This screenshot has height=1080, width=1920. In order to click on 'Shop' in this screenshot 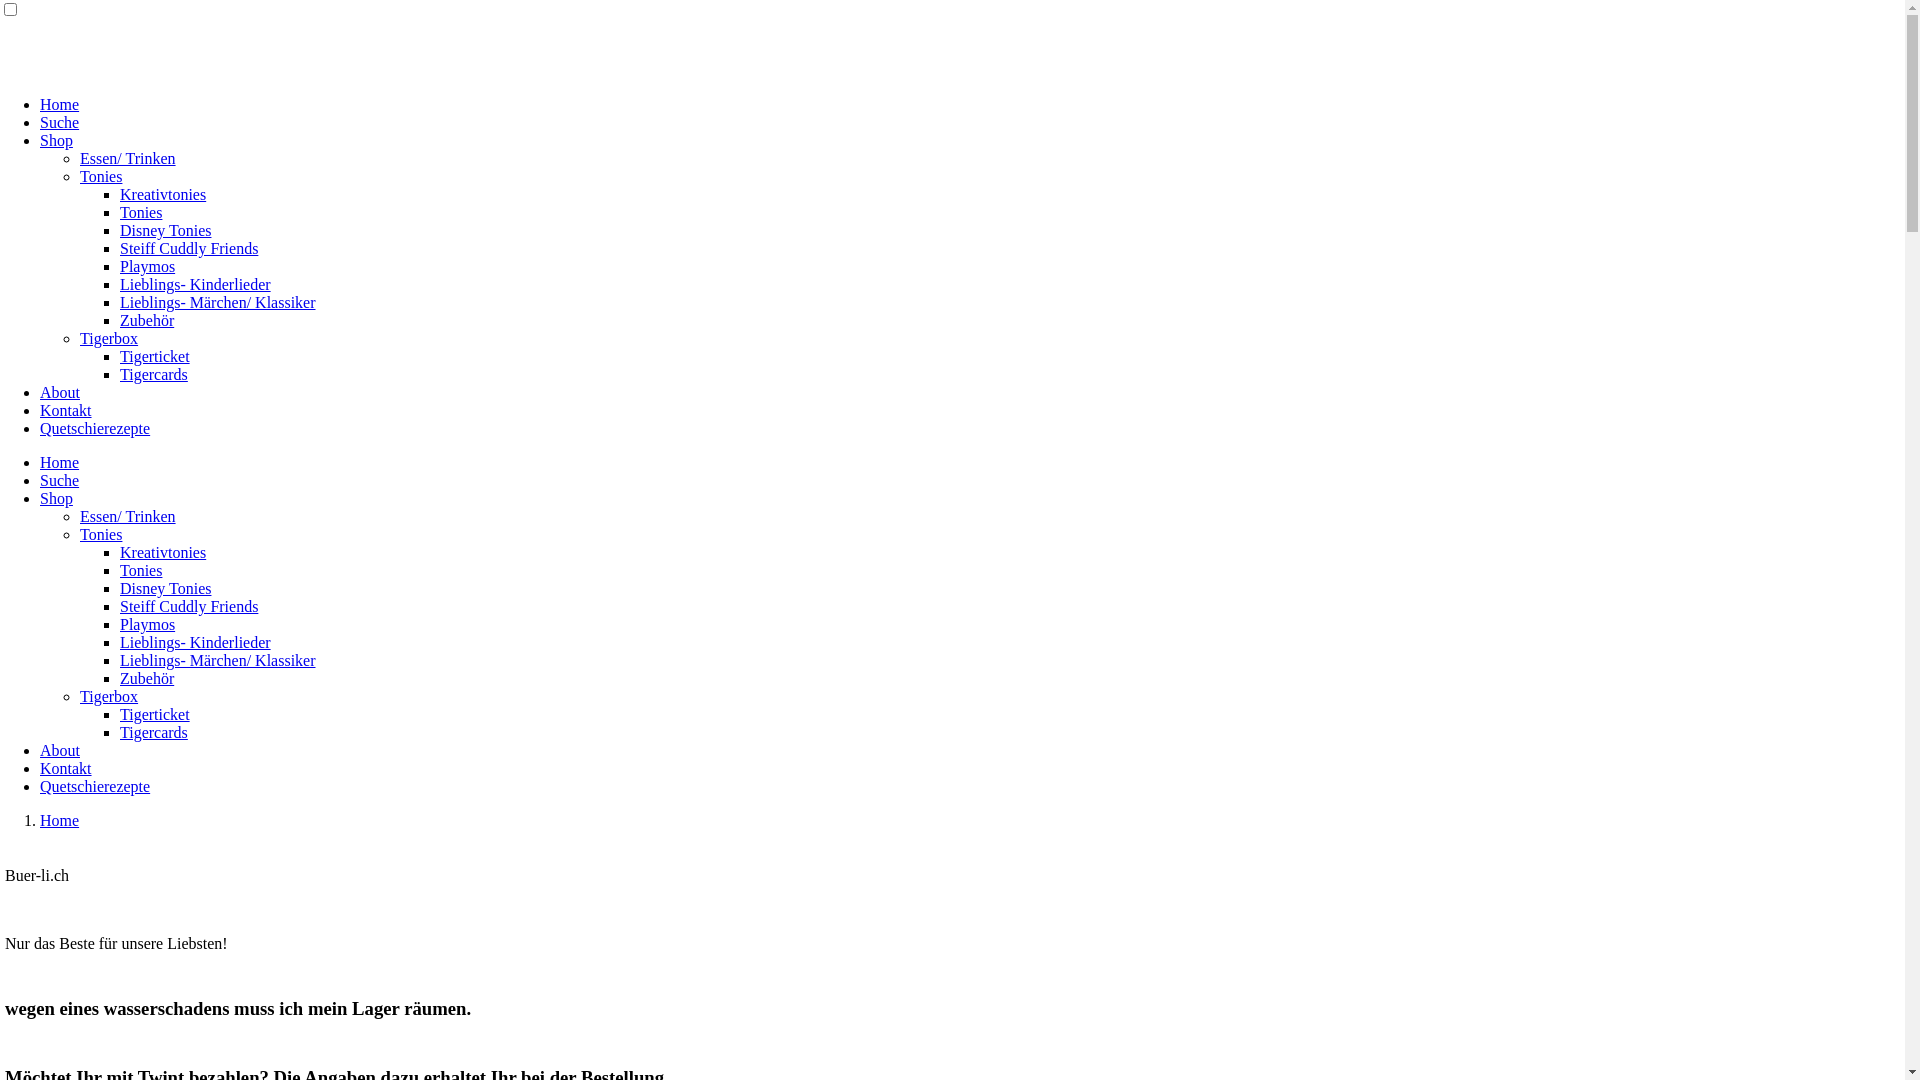, I will do `click(56, 497)`.